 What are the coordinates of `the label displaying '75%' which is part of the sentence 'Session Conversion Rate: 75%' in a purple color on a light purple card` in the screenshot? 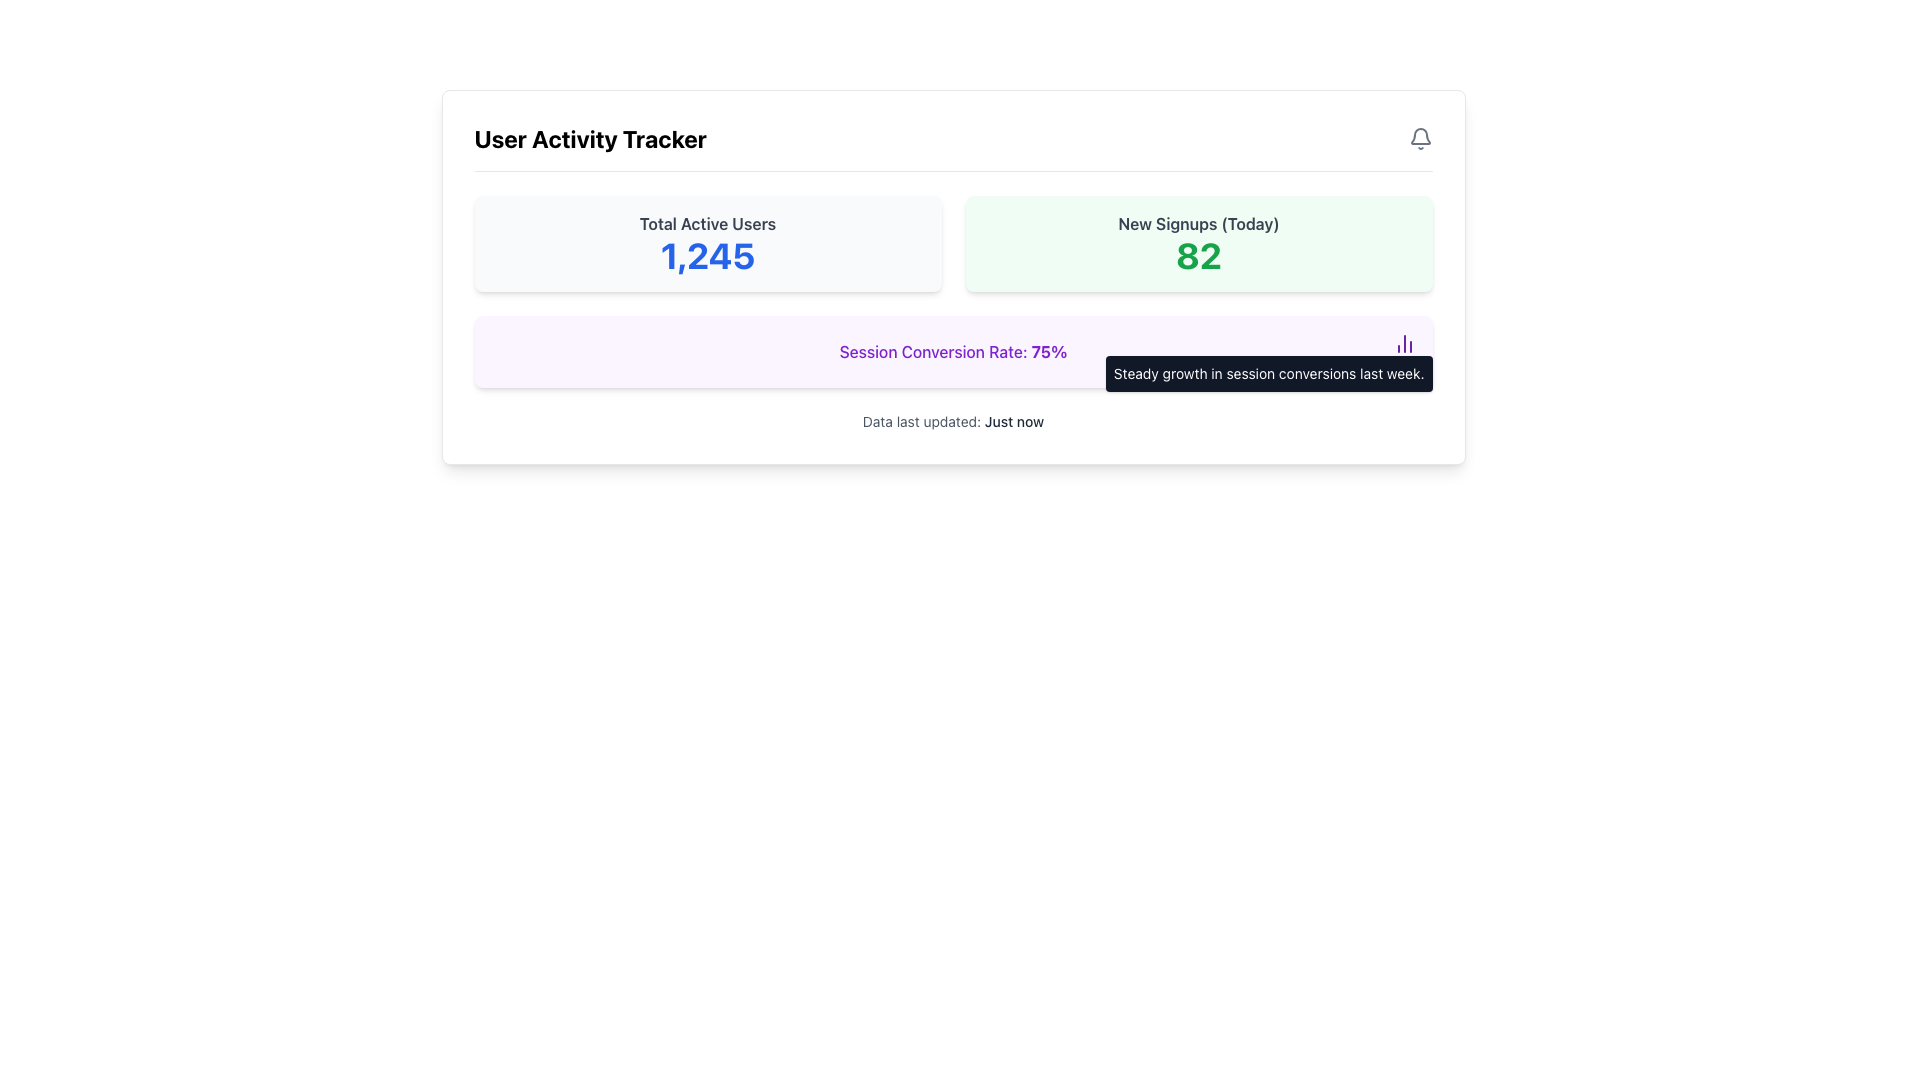 It's located at (1048, 350).